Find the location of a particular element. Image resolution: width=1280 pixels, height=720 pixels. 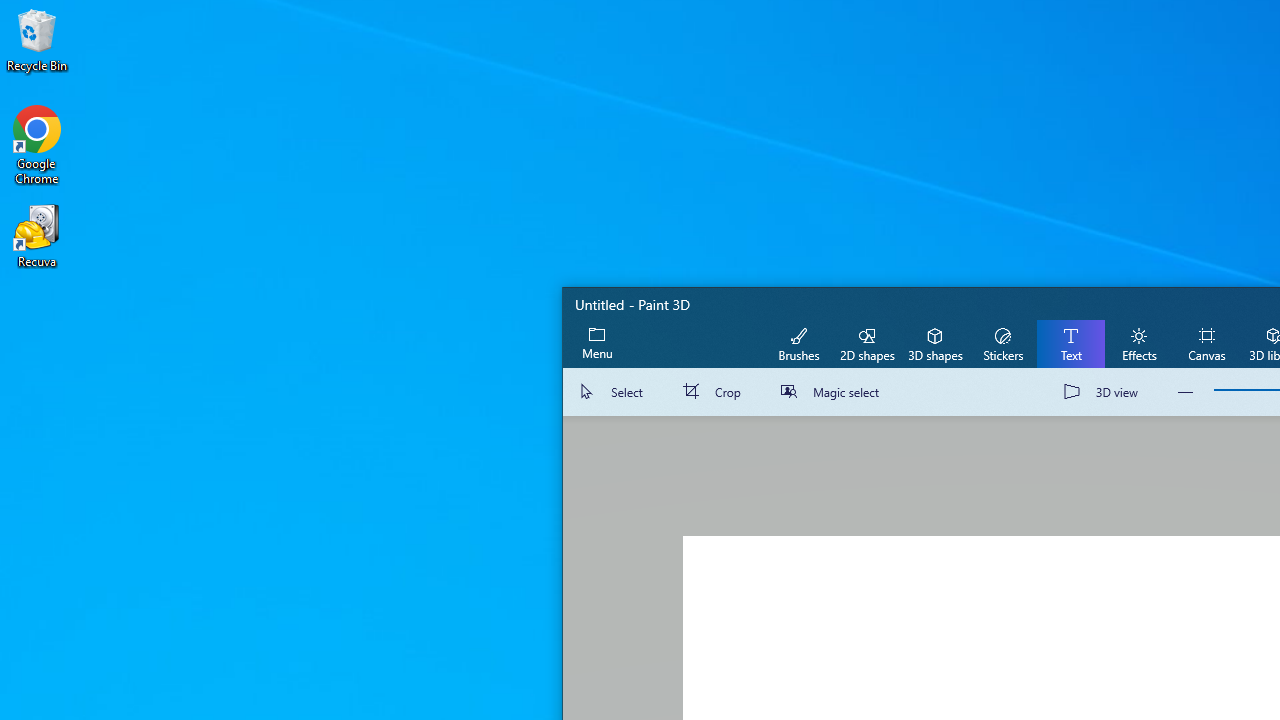

'2D shapes' is located at coordinates (867, 342).